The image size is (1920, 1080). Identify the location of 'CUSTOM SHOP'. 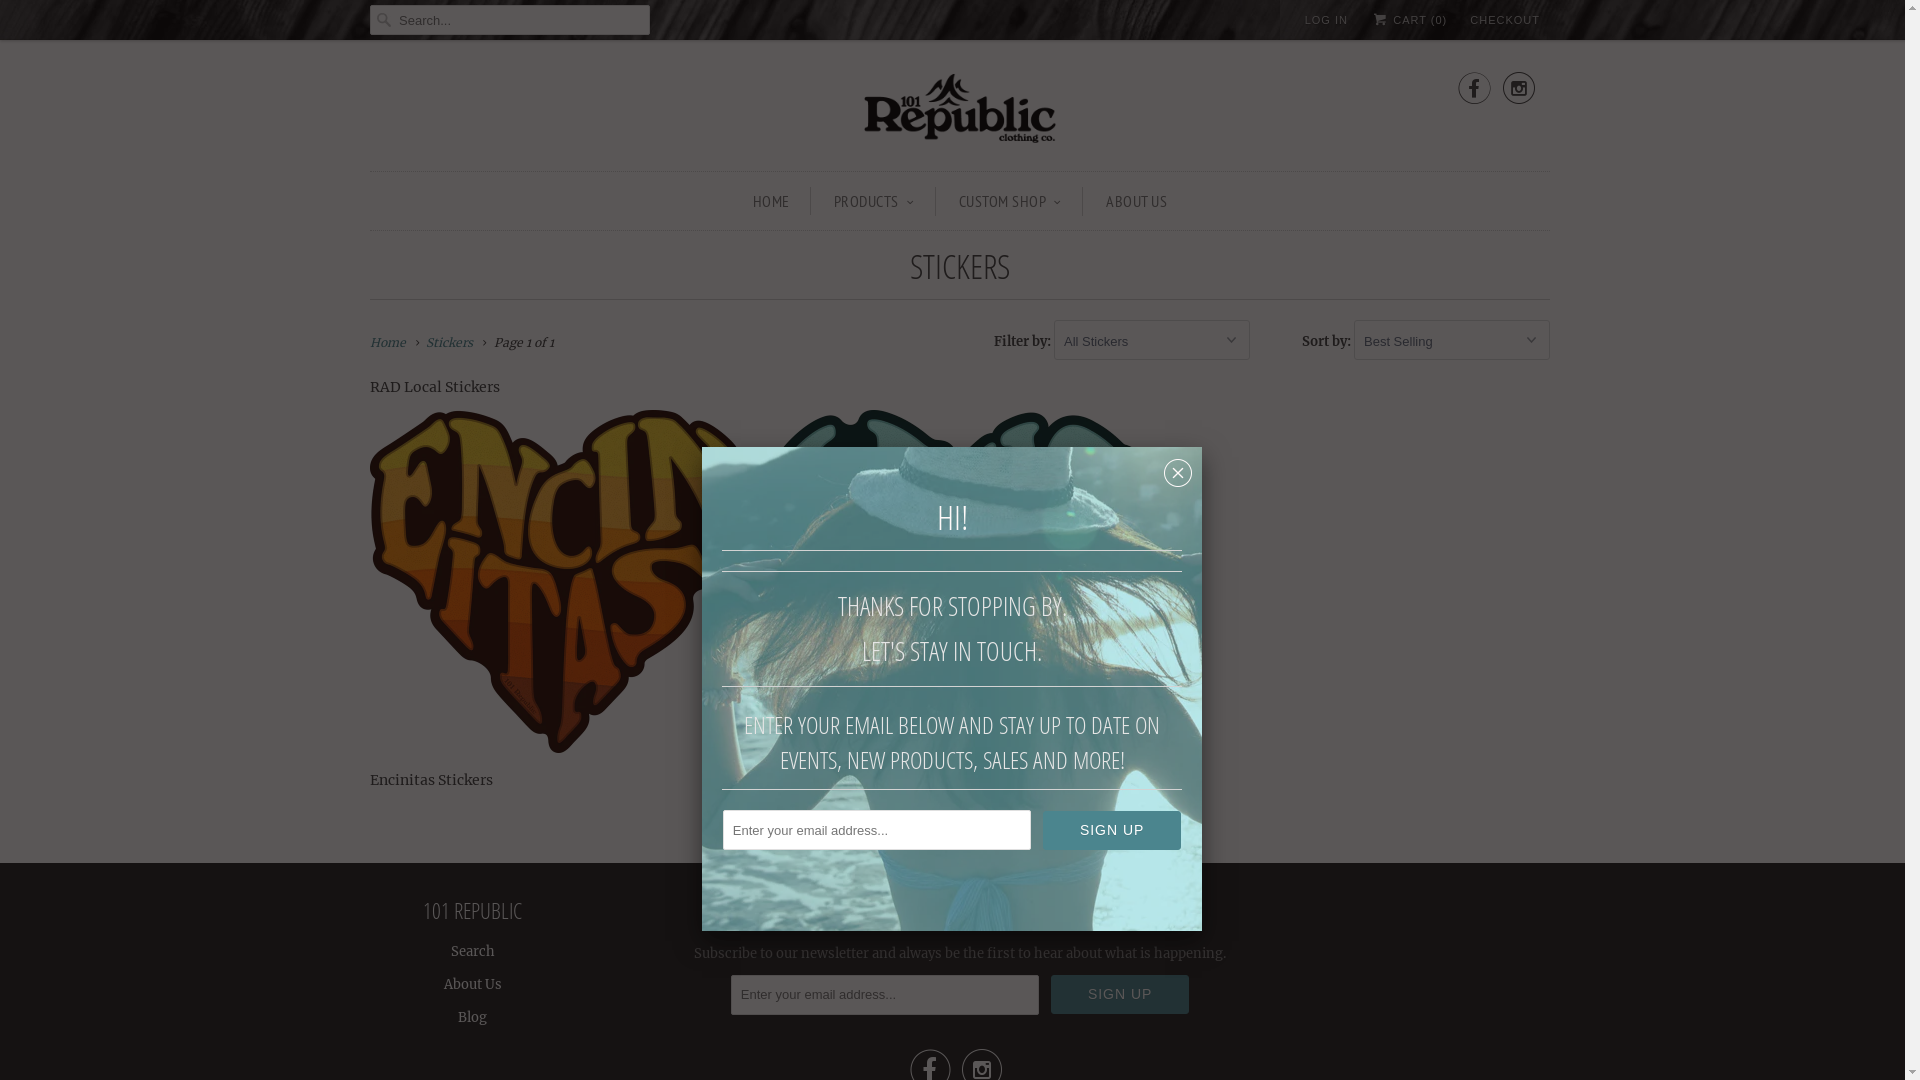
(1010, 201).